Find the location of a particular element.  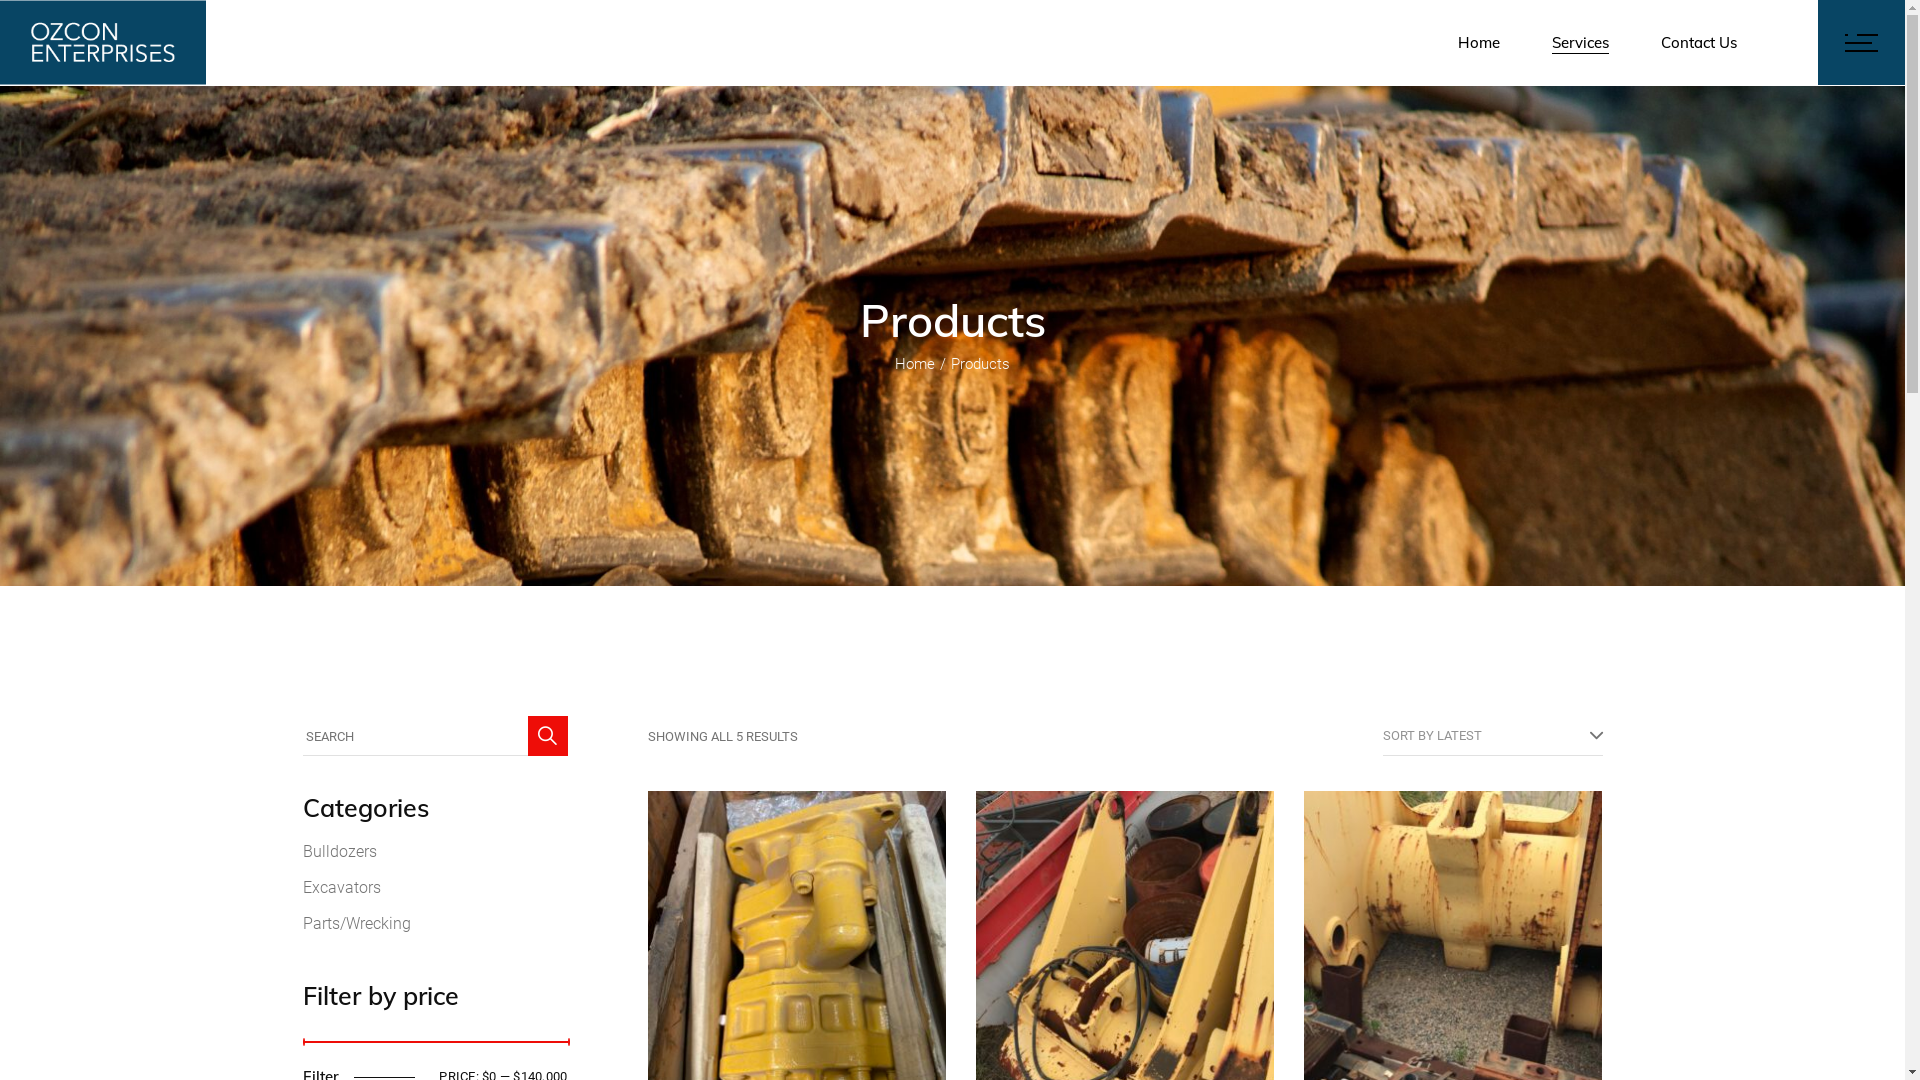

'Contact Us' is located at coordinates (1698, 42).